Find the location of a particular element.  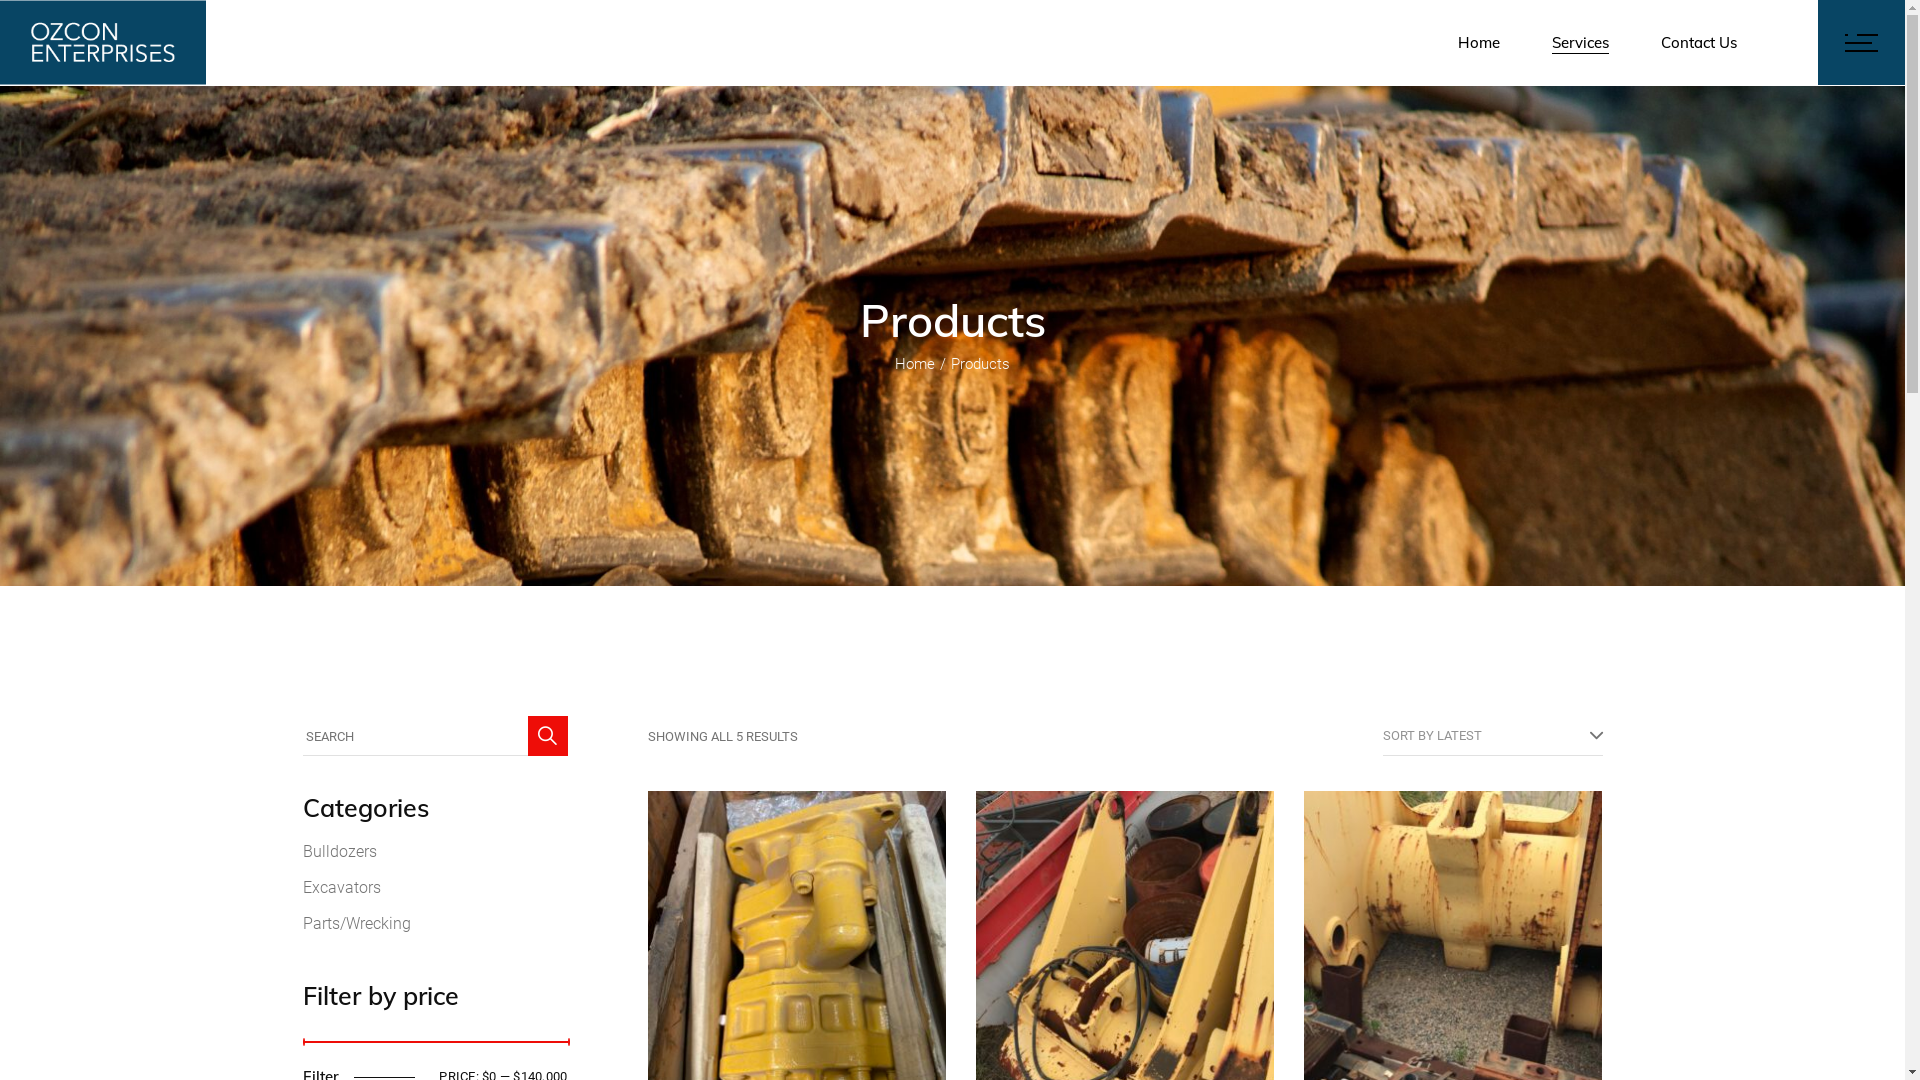

'Contact Us' is located at coordinates (1698, 42).